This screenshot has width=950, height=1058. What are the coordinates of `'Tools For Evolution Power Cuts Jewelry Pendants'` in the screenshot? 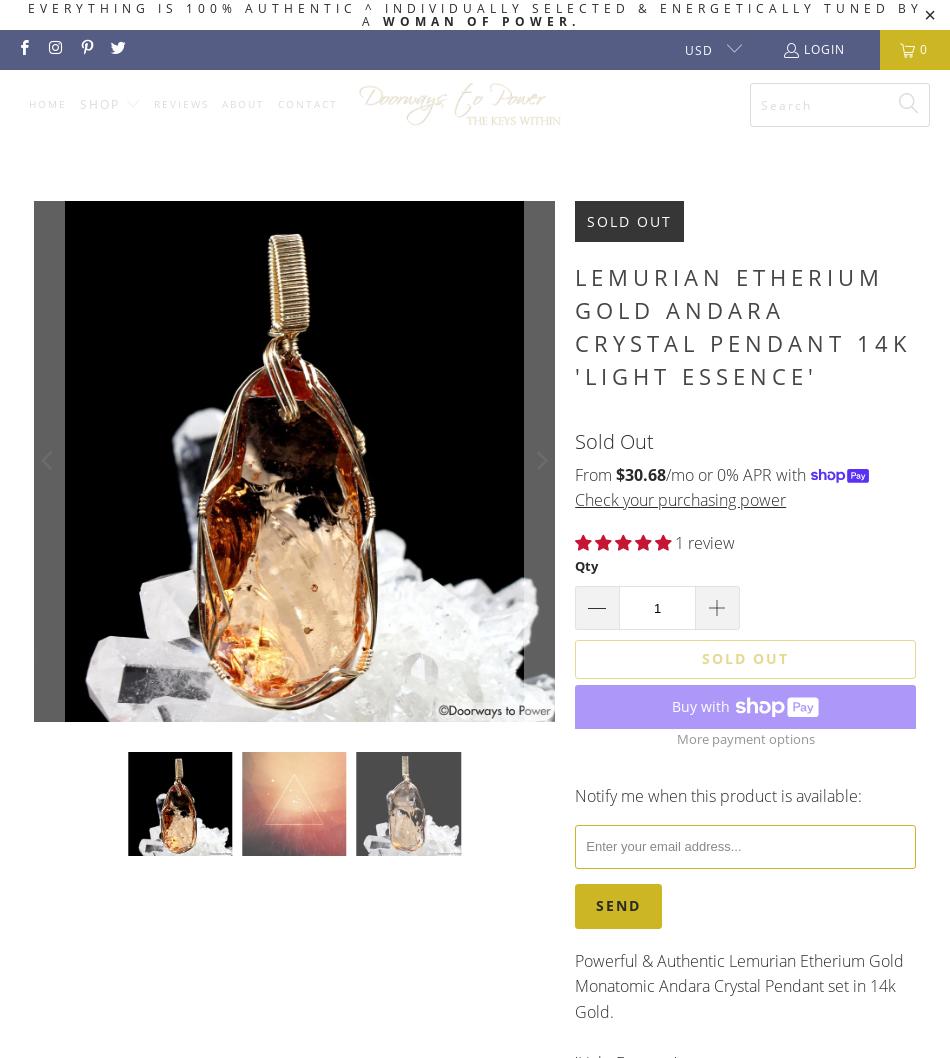 It's located at (98, 615).